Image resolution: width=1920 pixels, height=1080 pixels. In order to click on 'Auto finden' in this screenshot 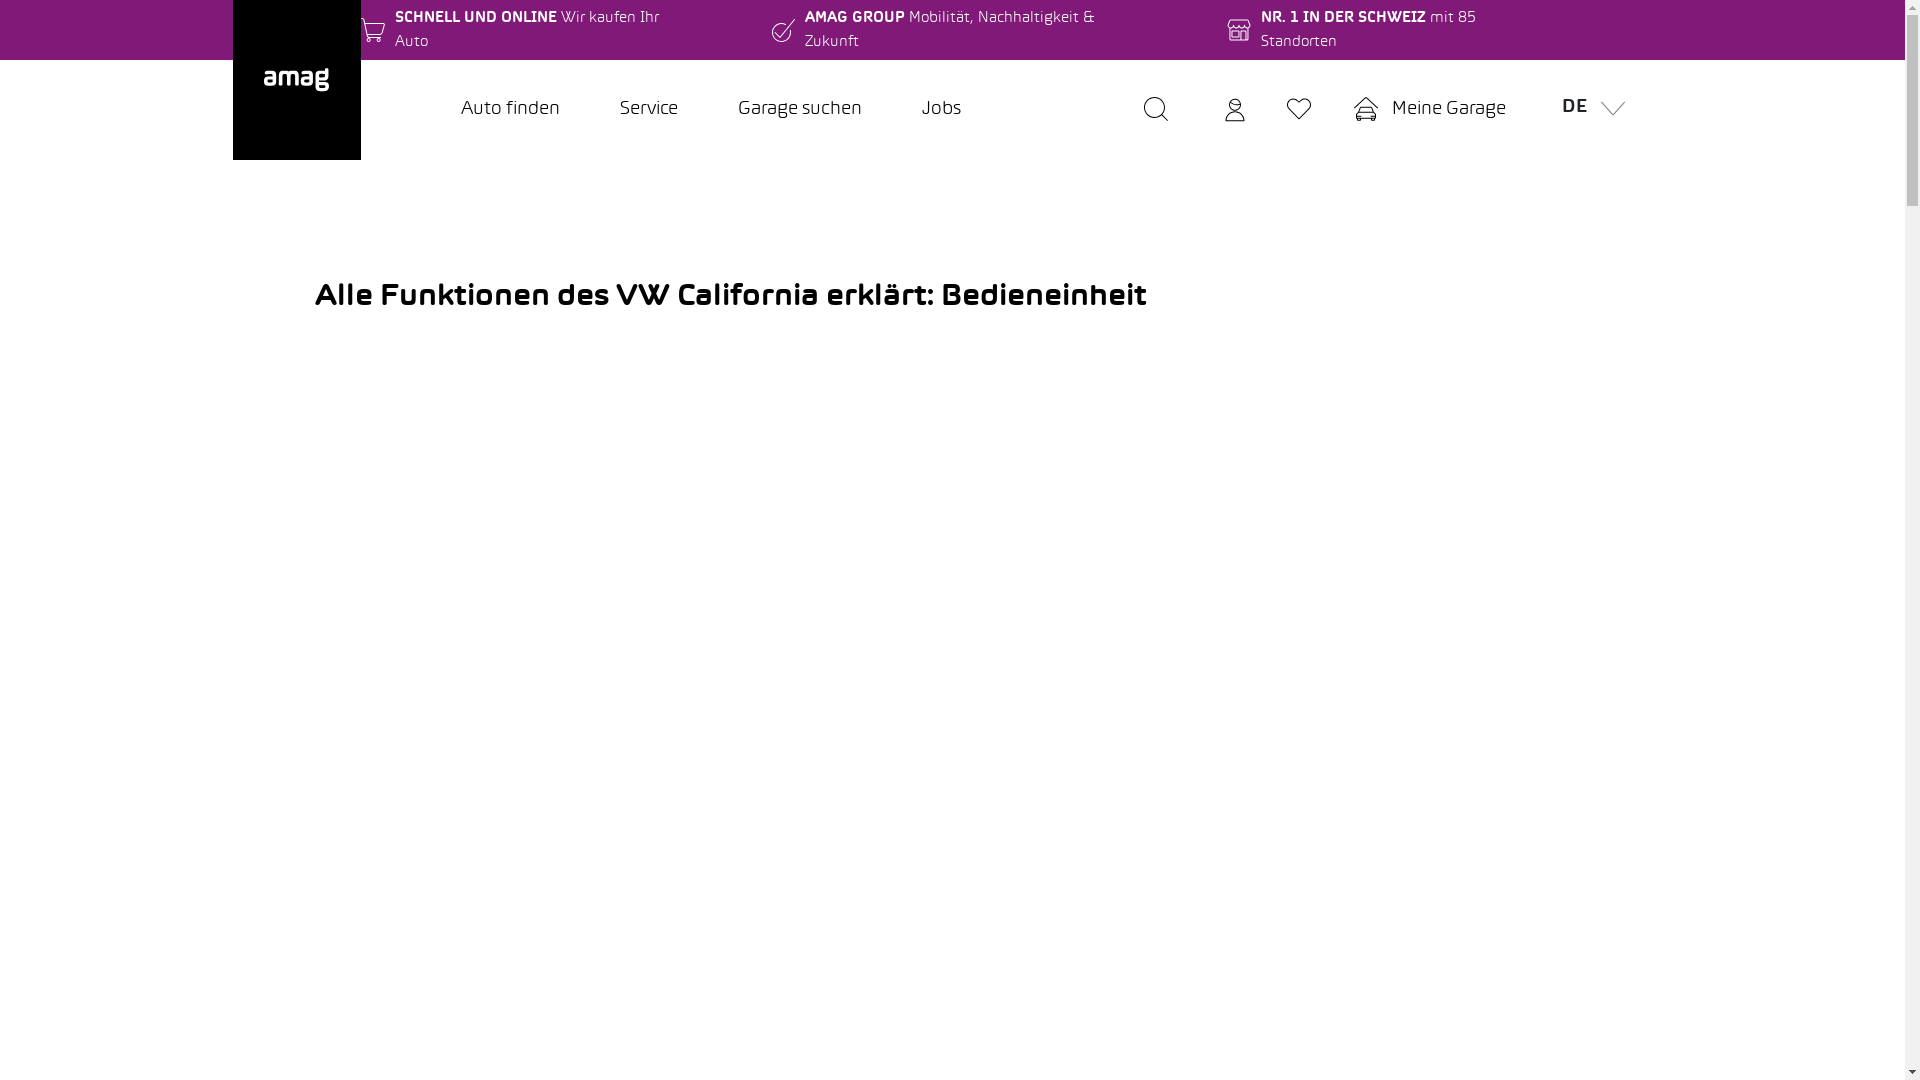, I will do `click(429, 110)`.